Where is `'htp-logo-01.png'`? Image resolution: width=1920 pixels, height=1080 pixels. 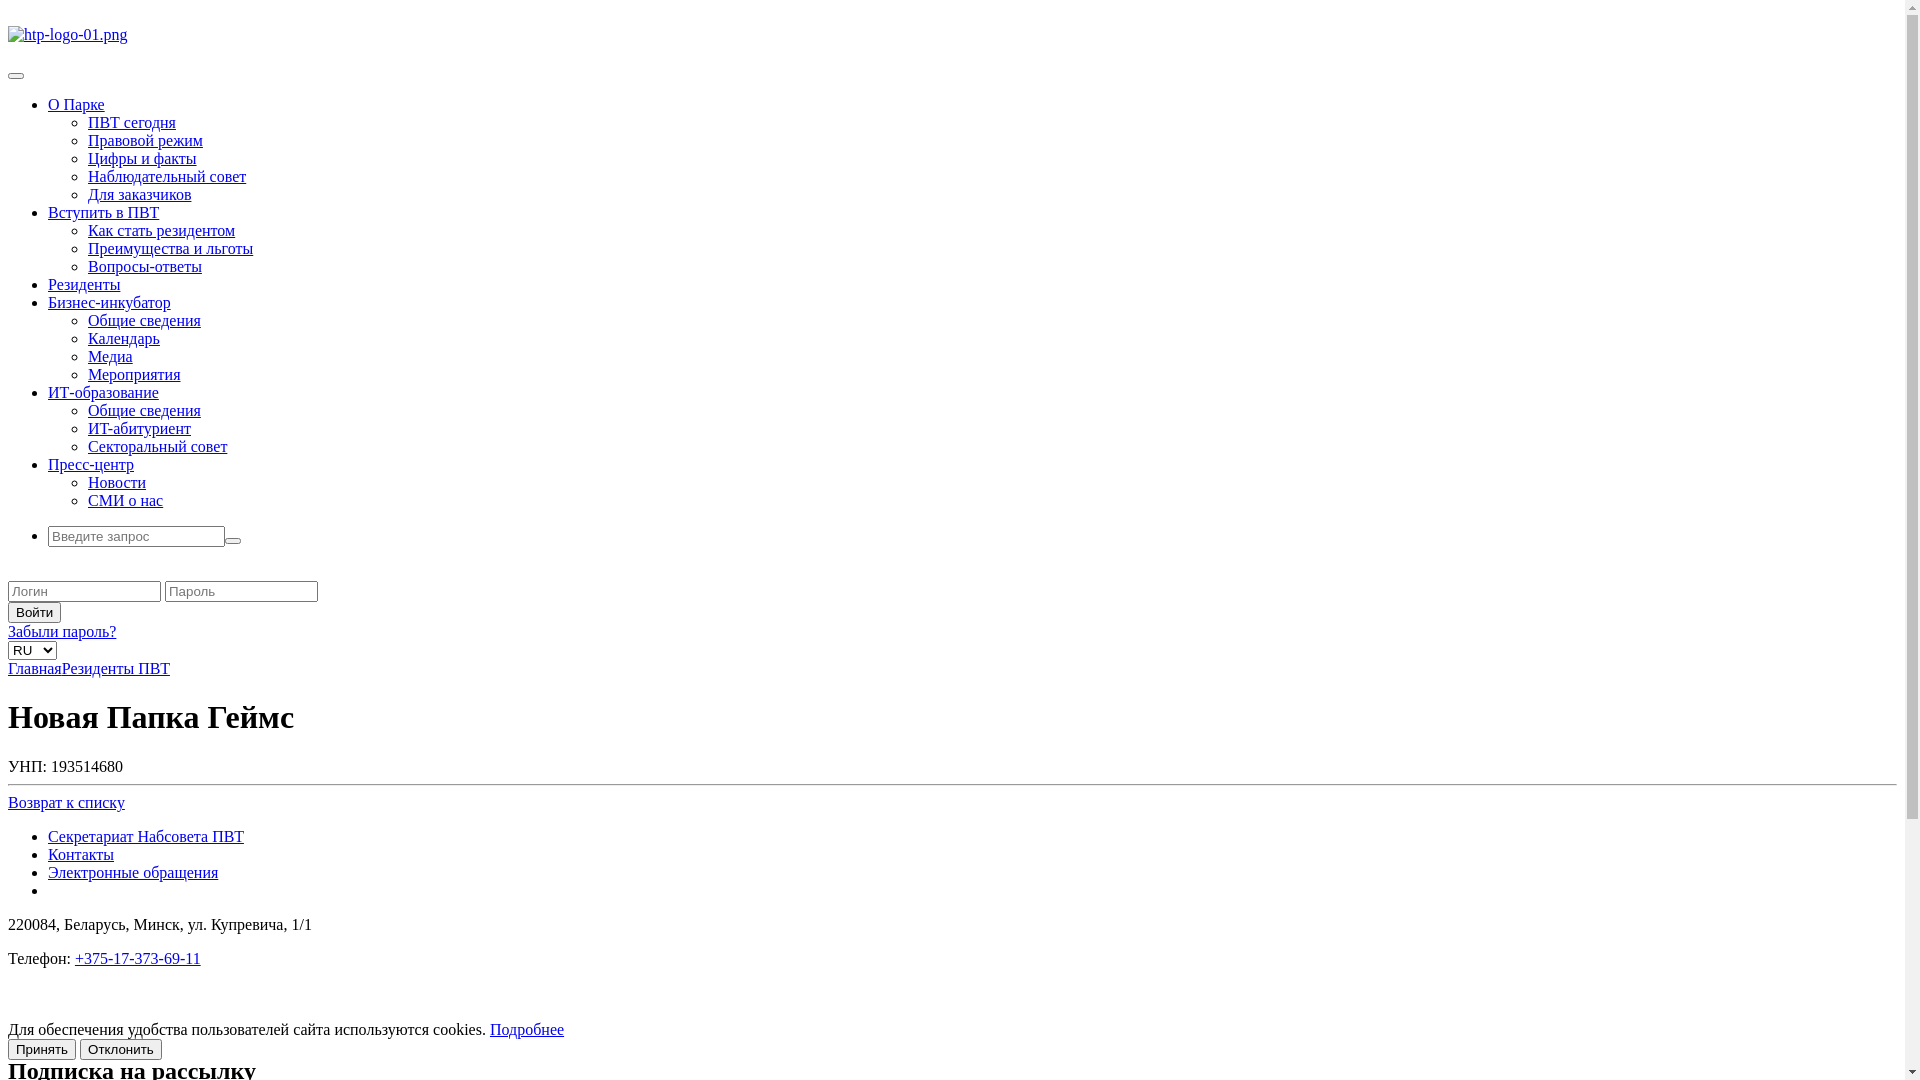
'htp-logo-01.png' is located at coordinates (8, 34).